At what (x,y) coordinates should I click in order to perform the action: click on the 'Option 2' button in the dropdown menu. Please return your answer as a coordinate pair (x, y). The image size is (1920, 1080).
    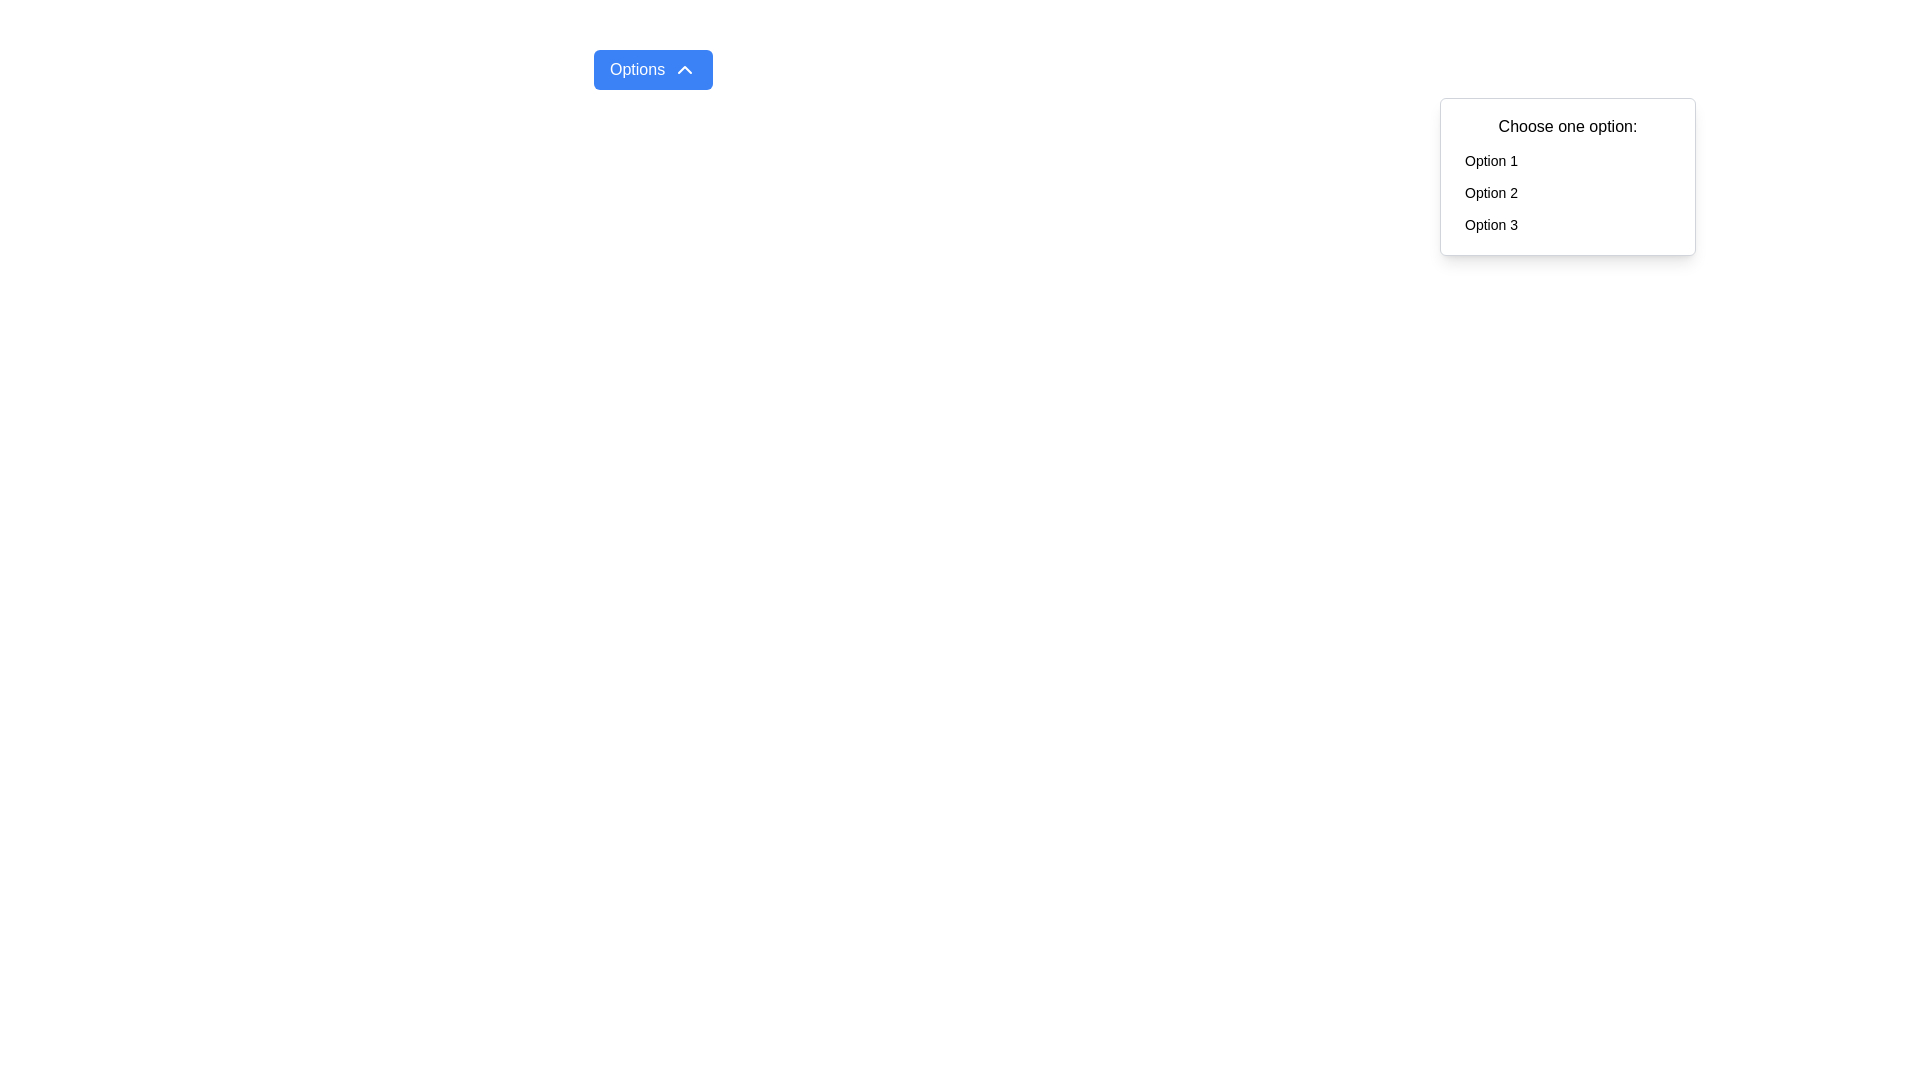
    Looking at the image, I should click on (1567, 192).